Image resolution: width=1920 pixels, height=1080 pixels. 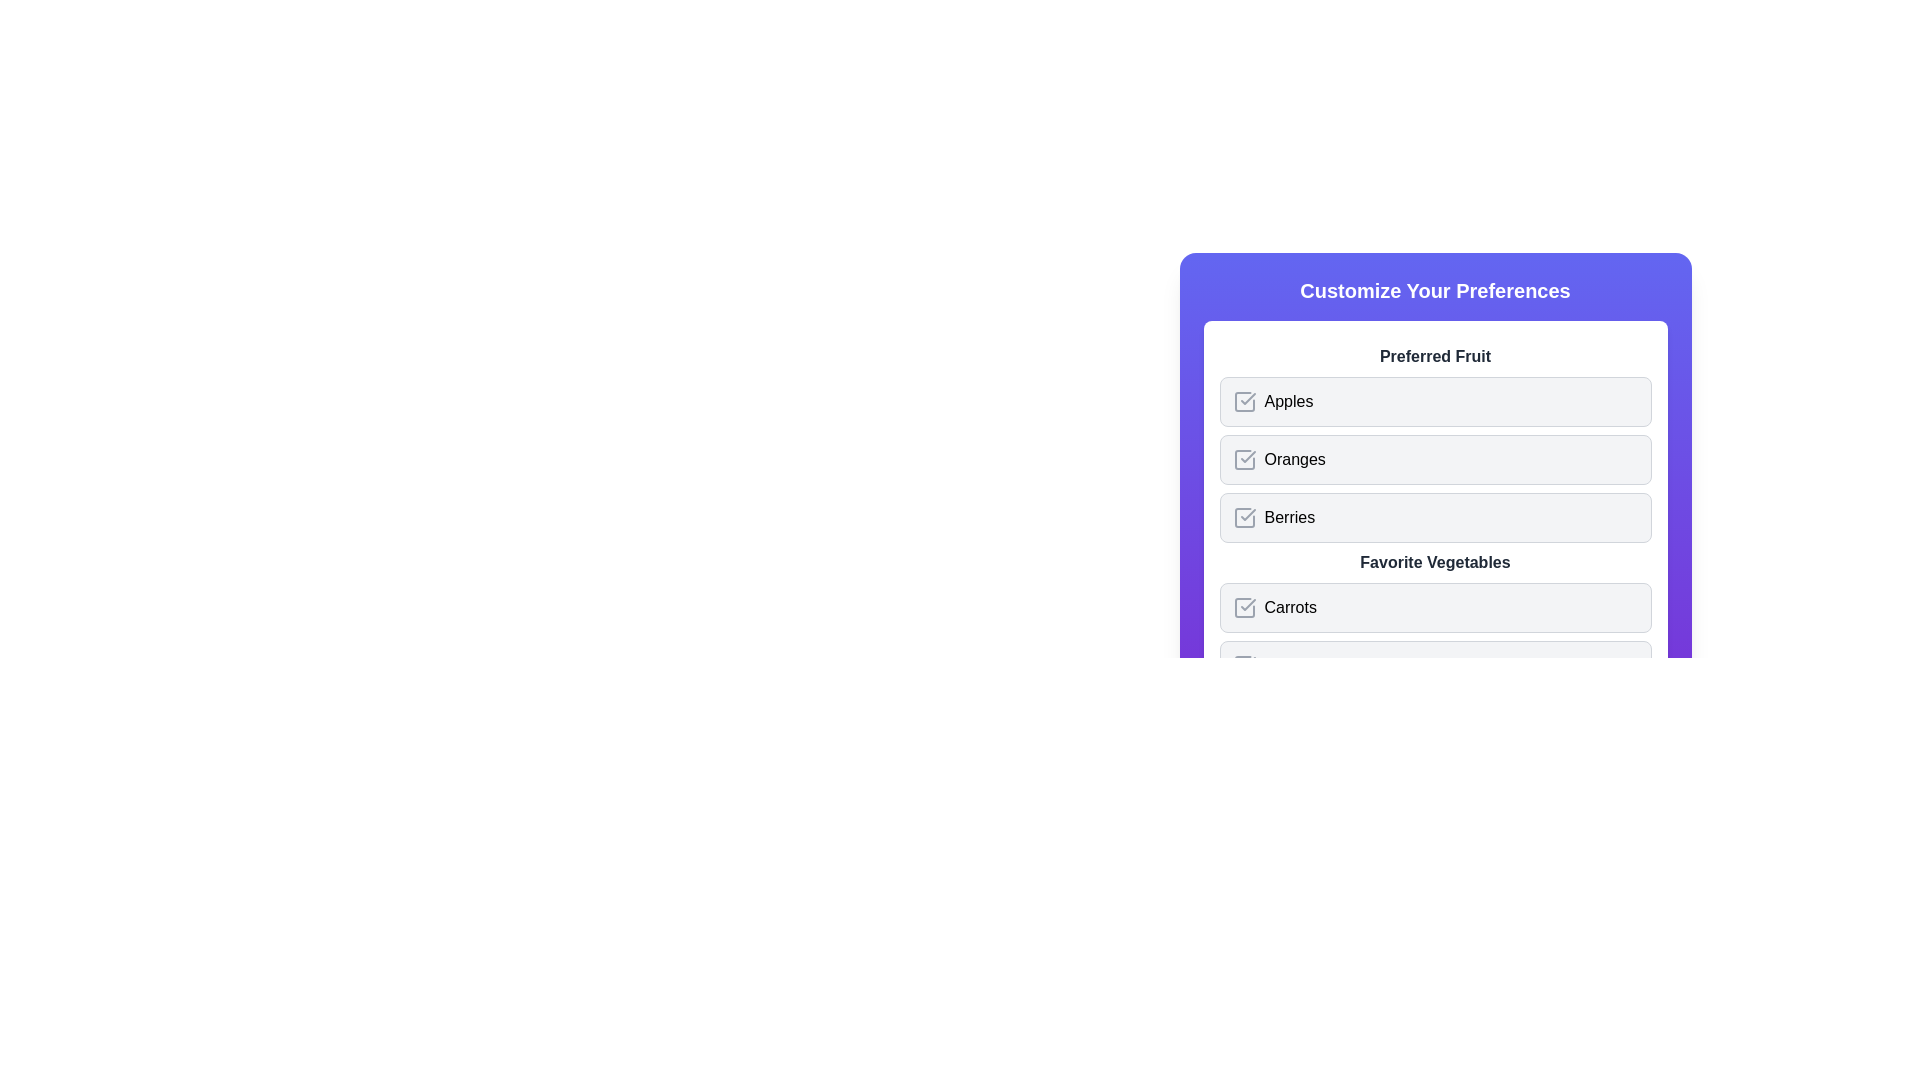 I want to click on the label or text header for the list of vegetables, which is positioned between the 'Berries' option above and the 'Carrots' option below, so click(x=1434, y=563).